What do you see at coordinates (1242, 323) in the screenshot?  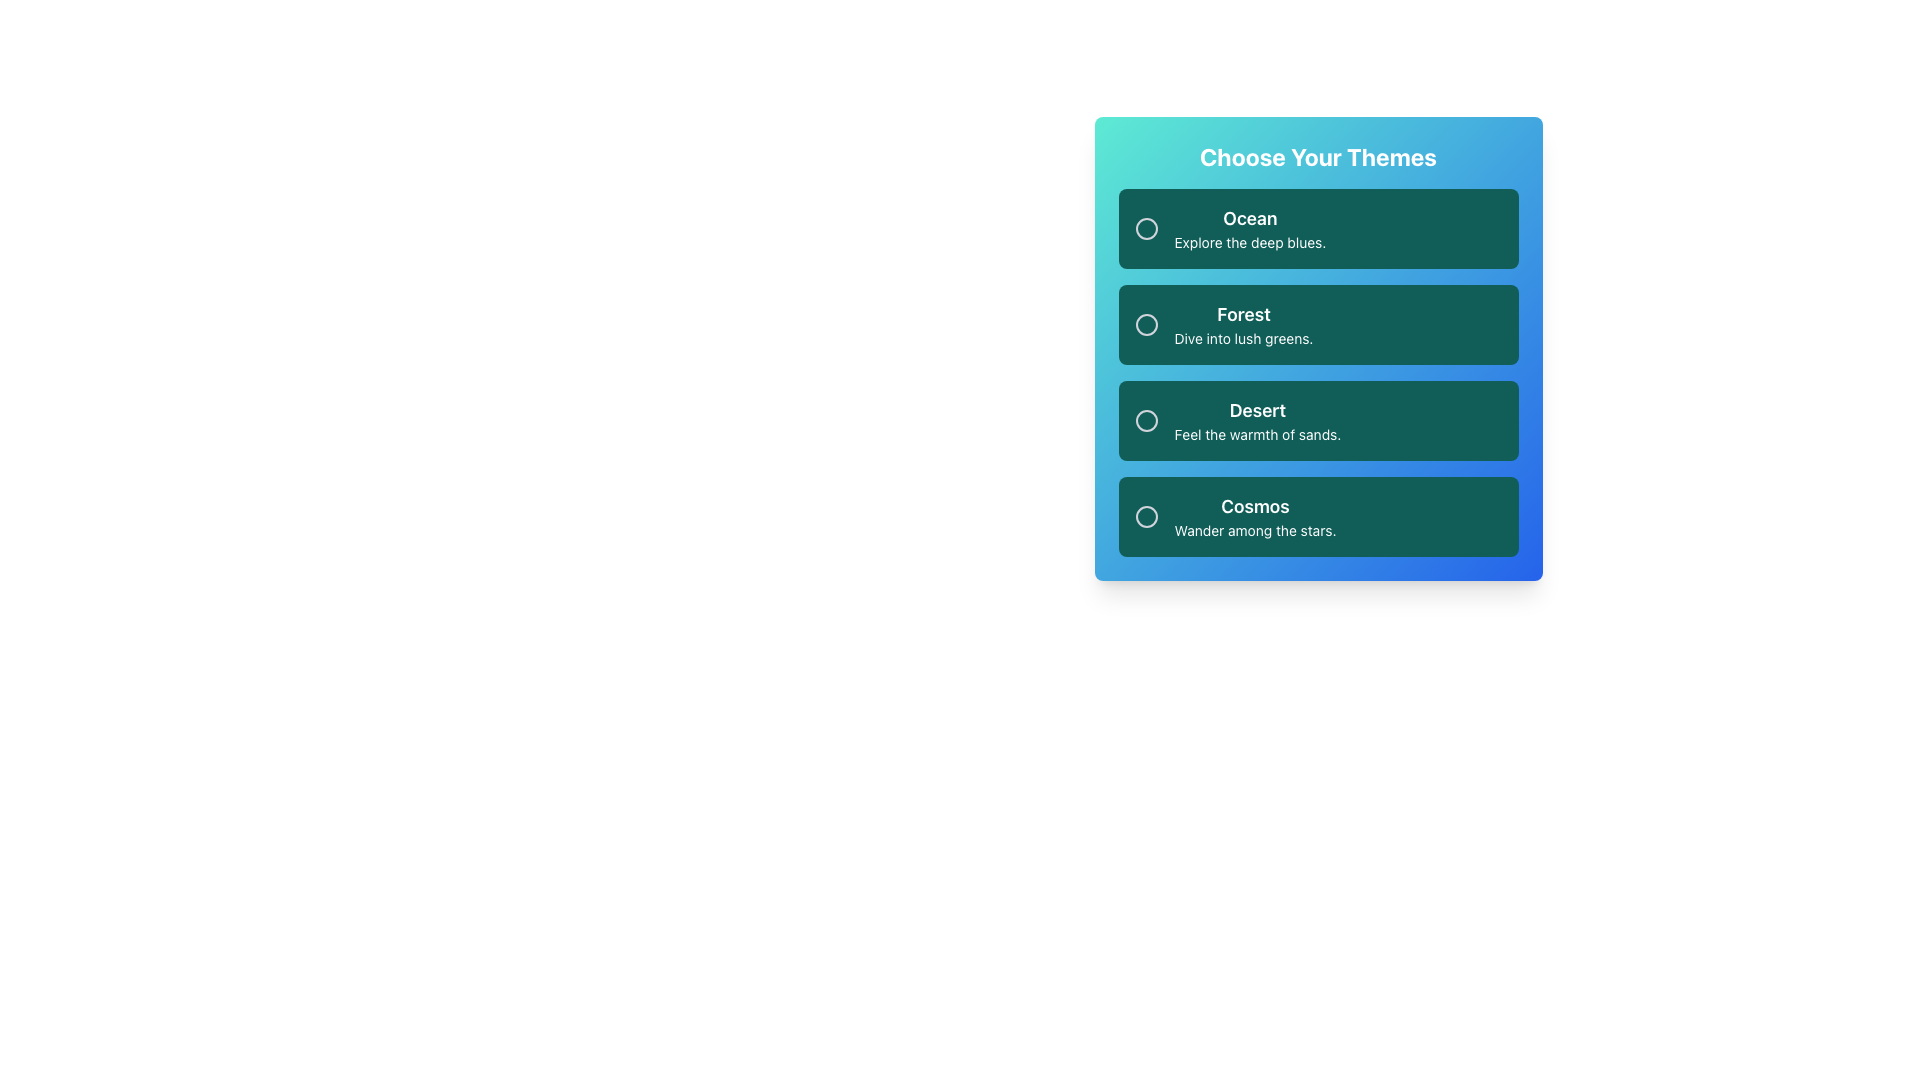 I see `the 'Forest' theme selectable item in the list, which is the second option located inside a teal-colored rectangle` at bounding box center [1242, 323].